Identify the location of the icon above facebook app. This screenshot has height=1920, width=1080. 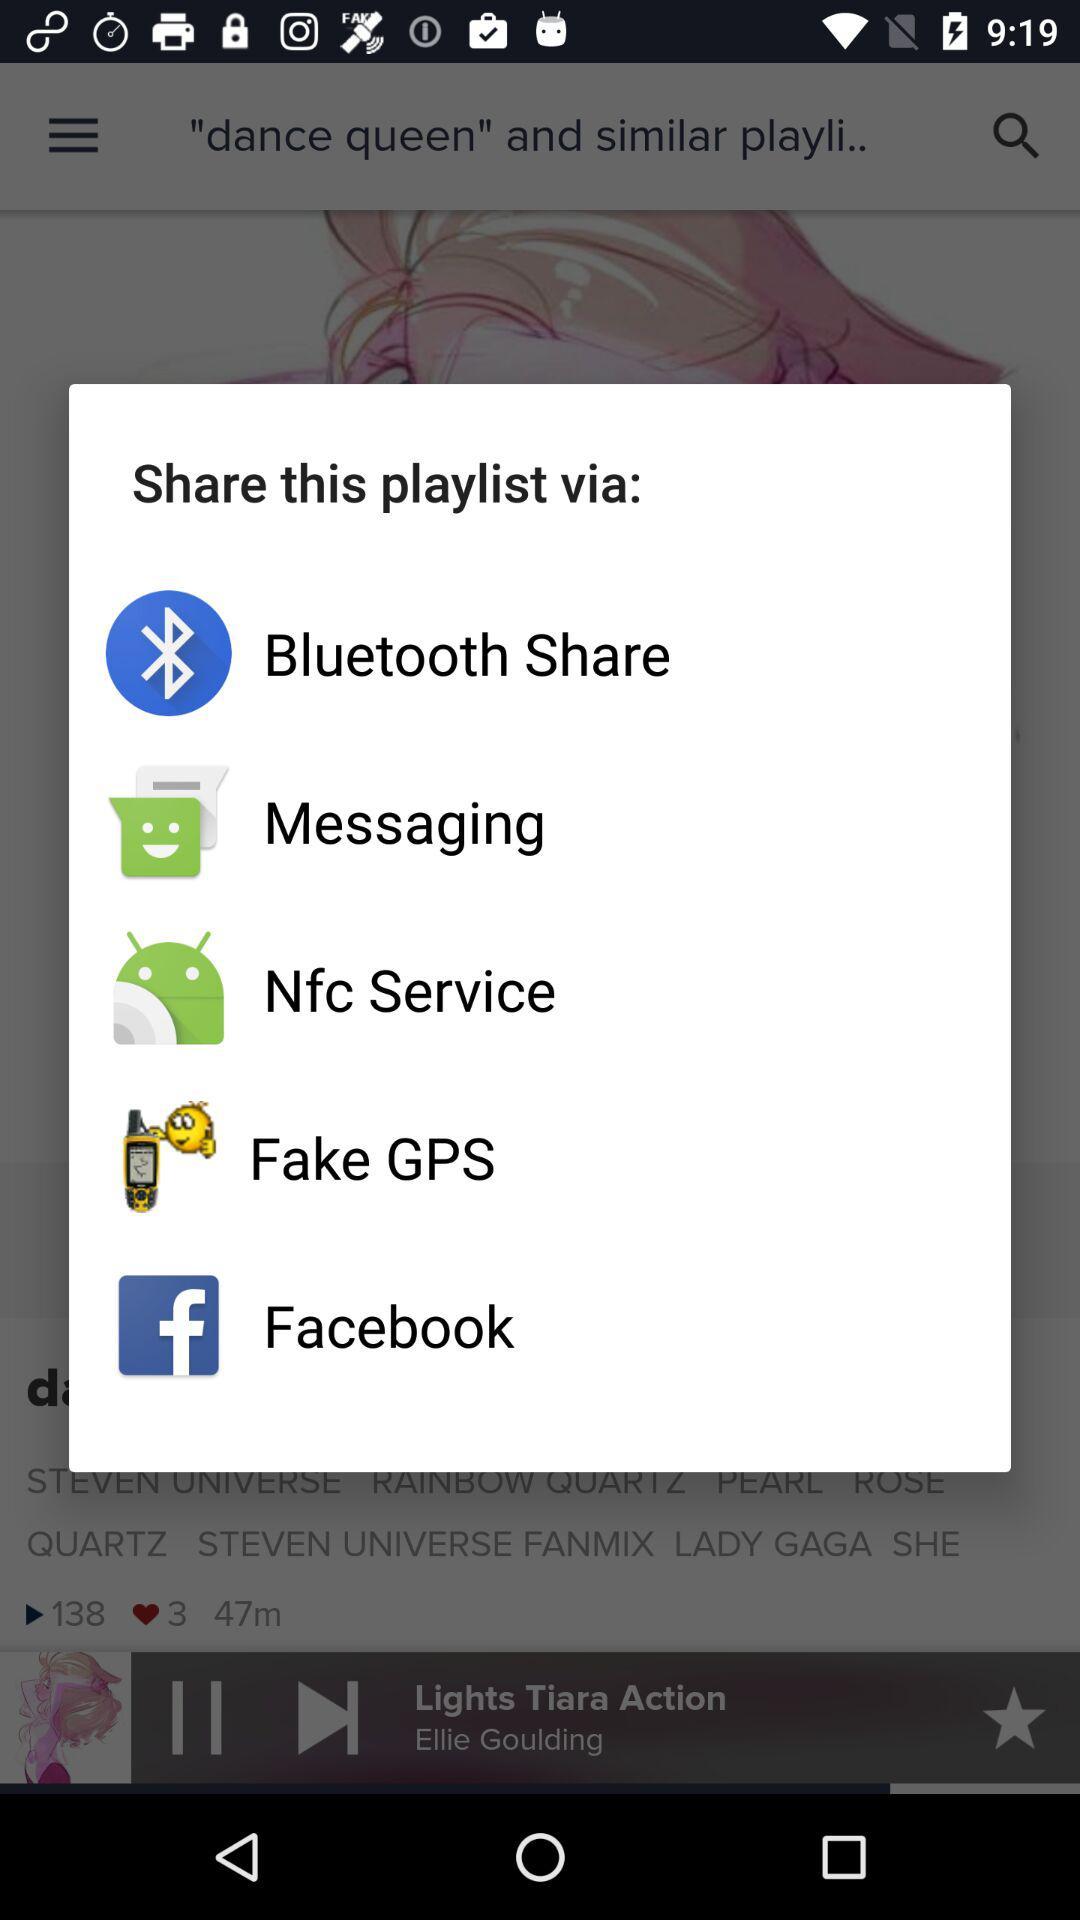
(540, 1157).